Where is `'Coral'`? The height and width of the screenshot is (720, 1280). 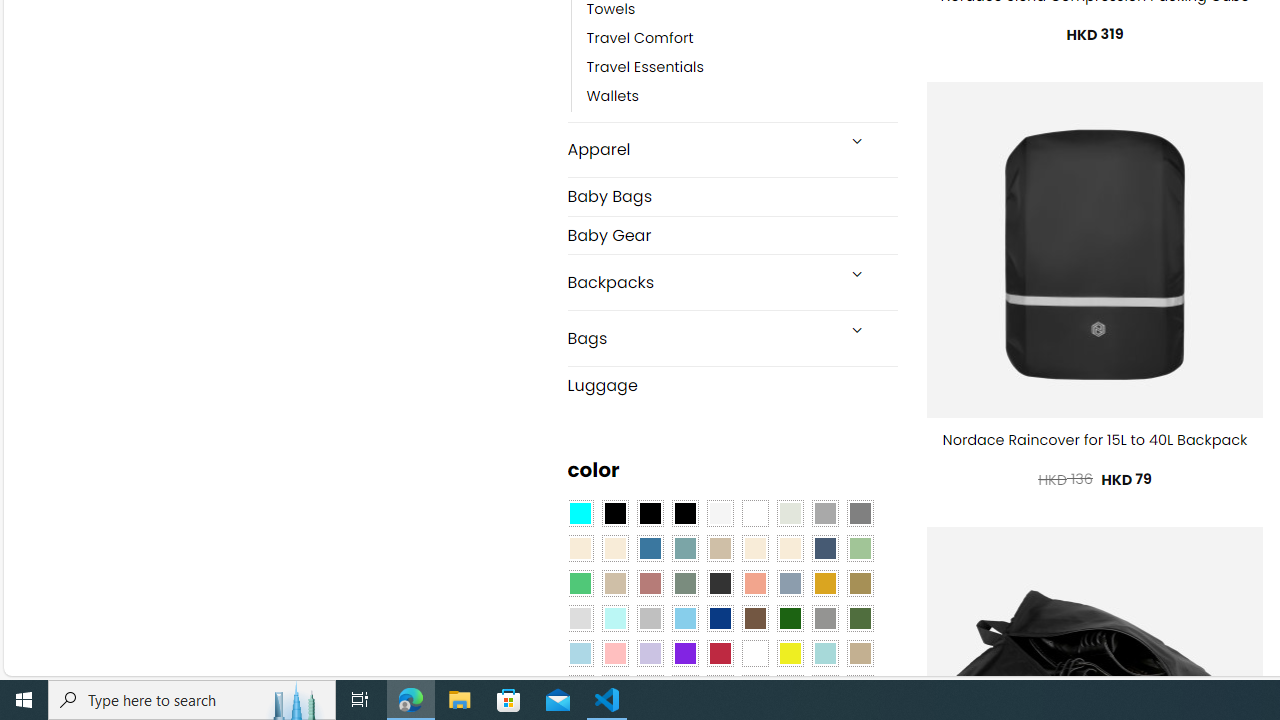
'Coral' is located at coordinates (754, 583).